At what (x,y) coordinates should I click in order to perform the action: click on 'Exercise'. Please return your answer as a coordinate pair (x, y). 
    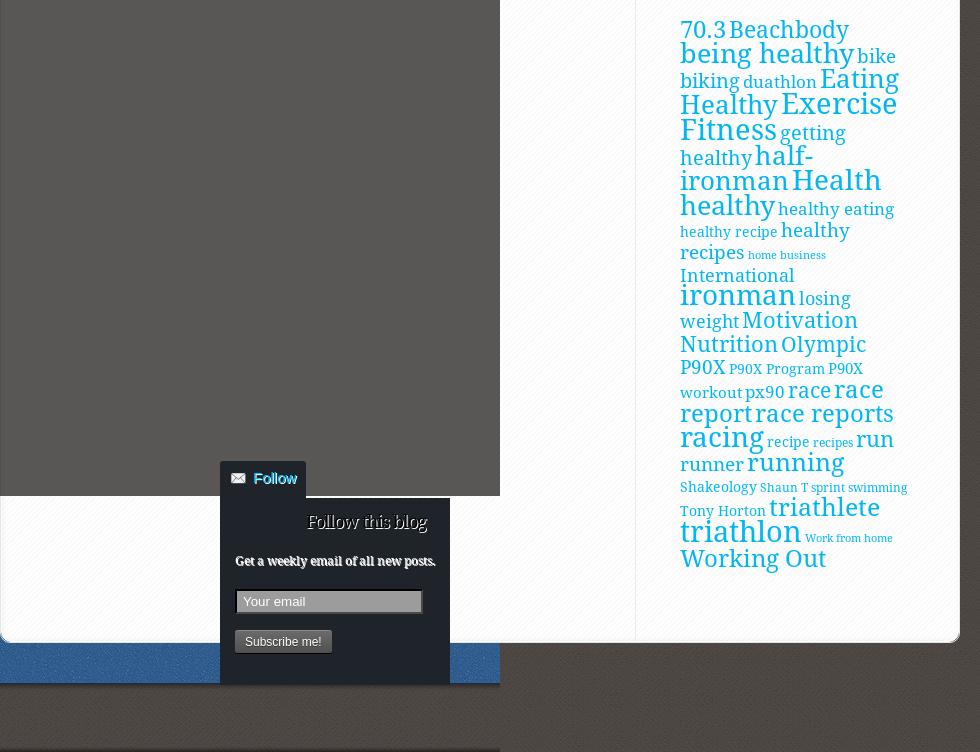
    Looking at the image, I should click on (780, 102).